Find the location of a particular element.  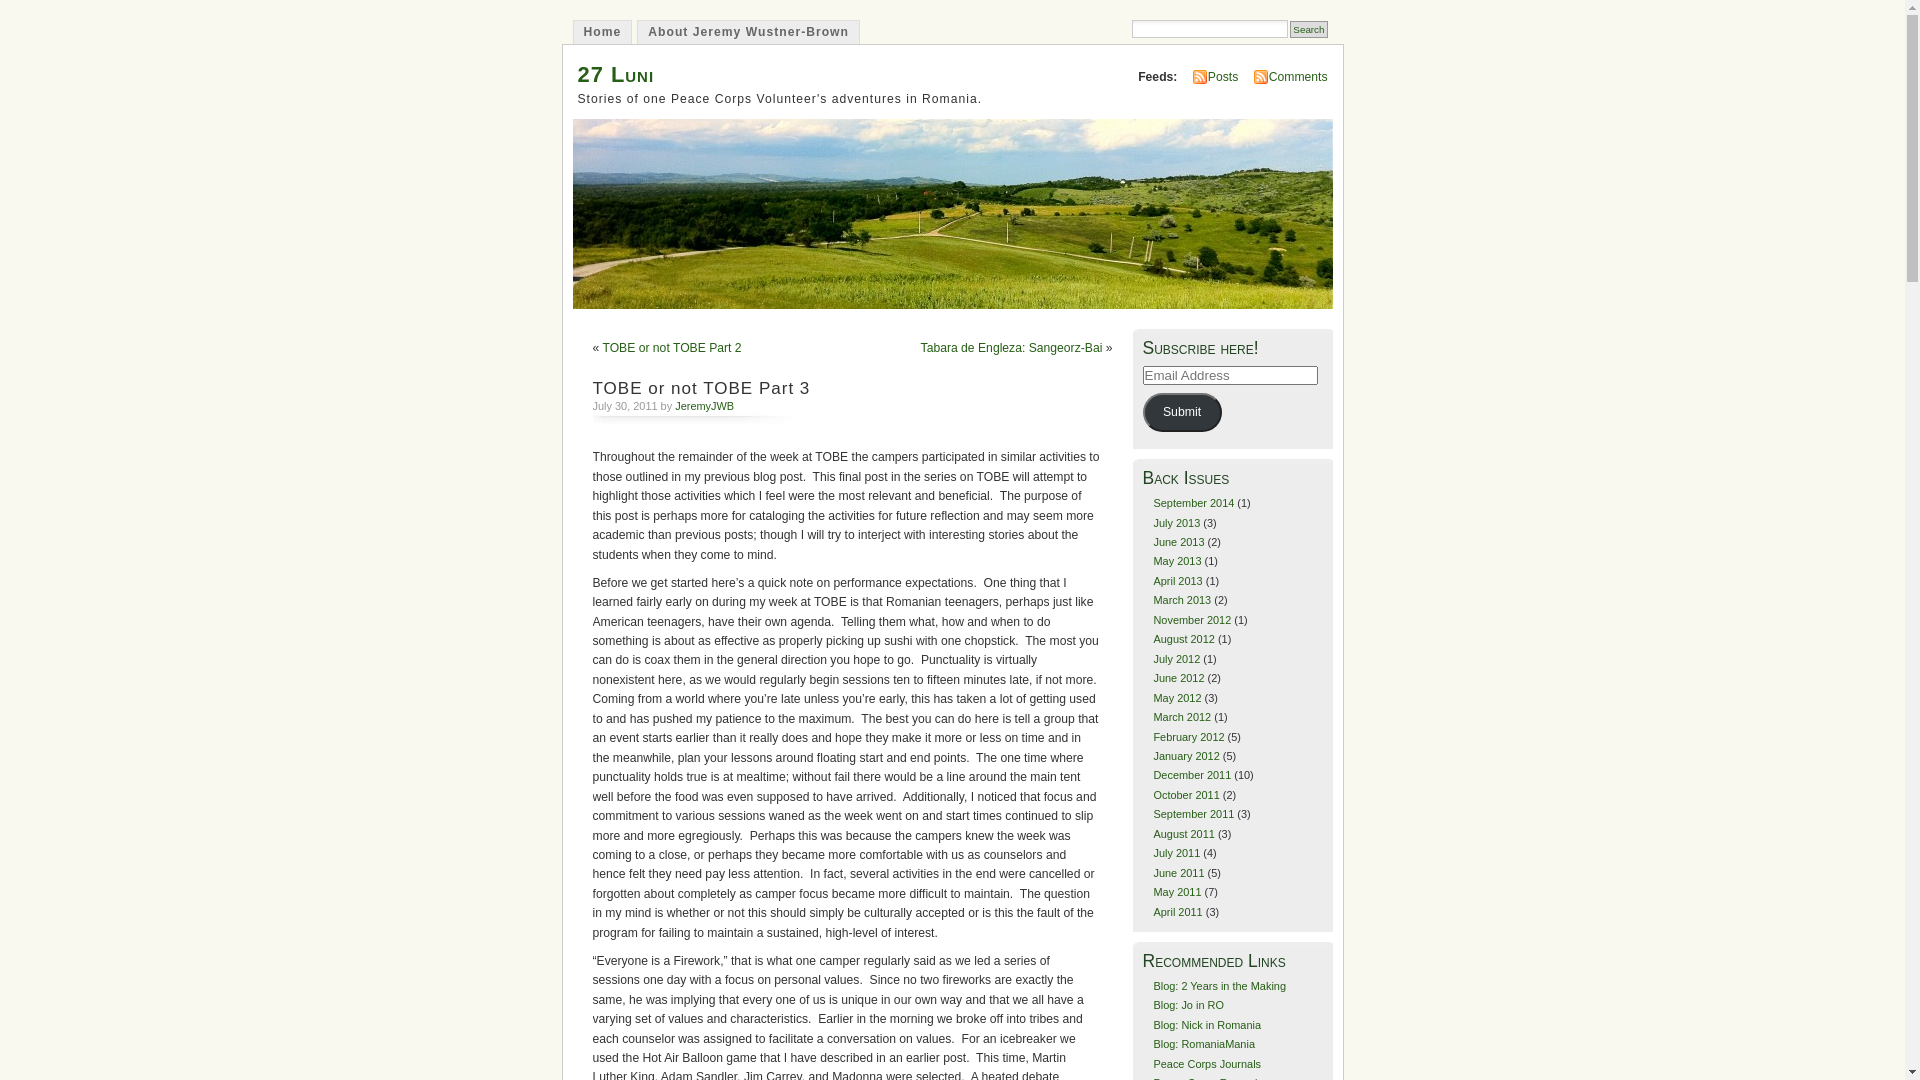

'August 2011' is located at coordinates (1183, 833).